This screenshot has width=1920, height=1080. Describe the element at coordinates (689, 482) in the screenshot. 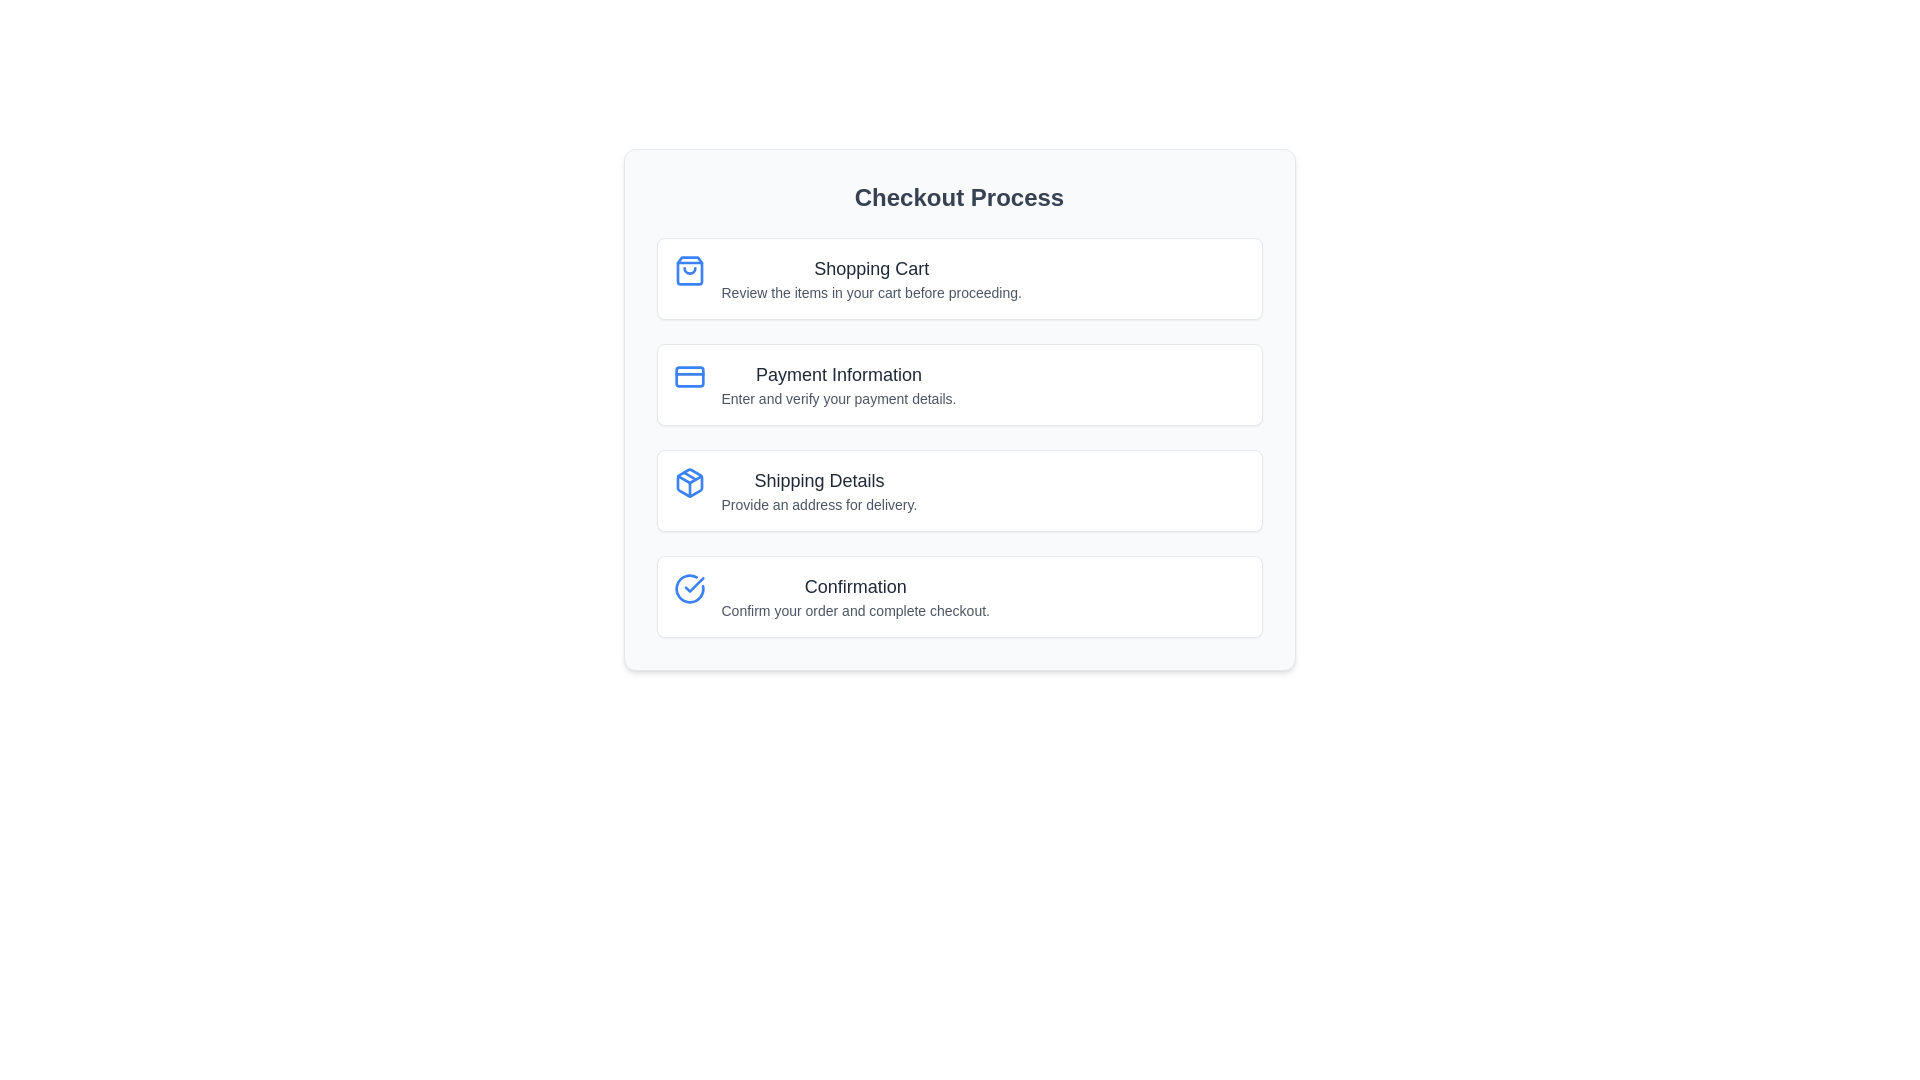

I see `the cube or package icon in wireframe style with a blue outline, located in the 'Shipping Details' section of the 'Checkout Process' card UI` at that location.